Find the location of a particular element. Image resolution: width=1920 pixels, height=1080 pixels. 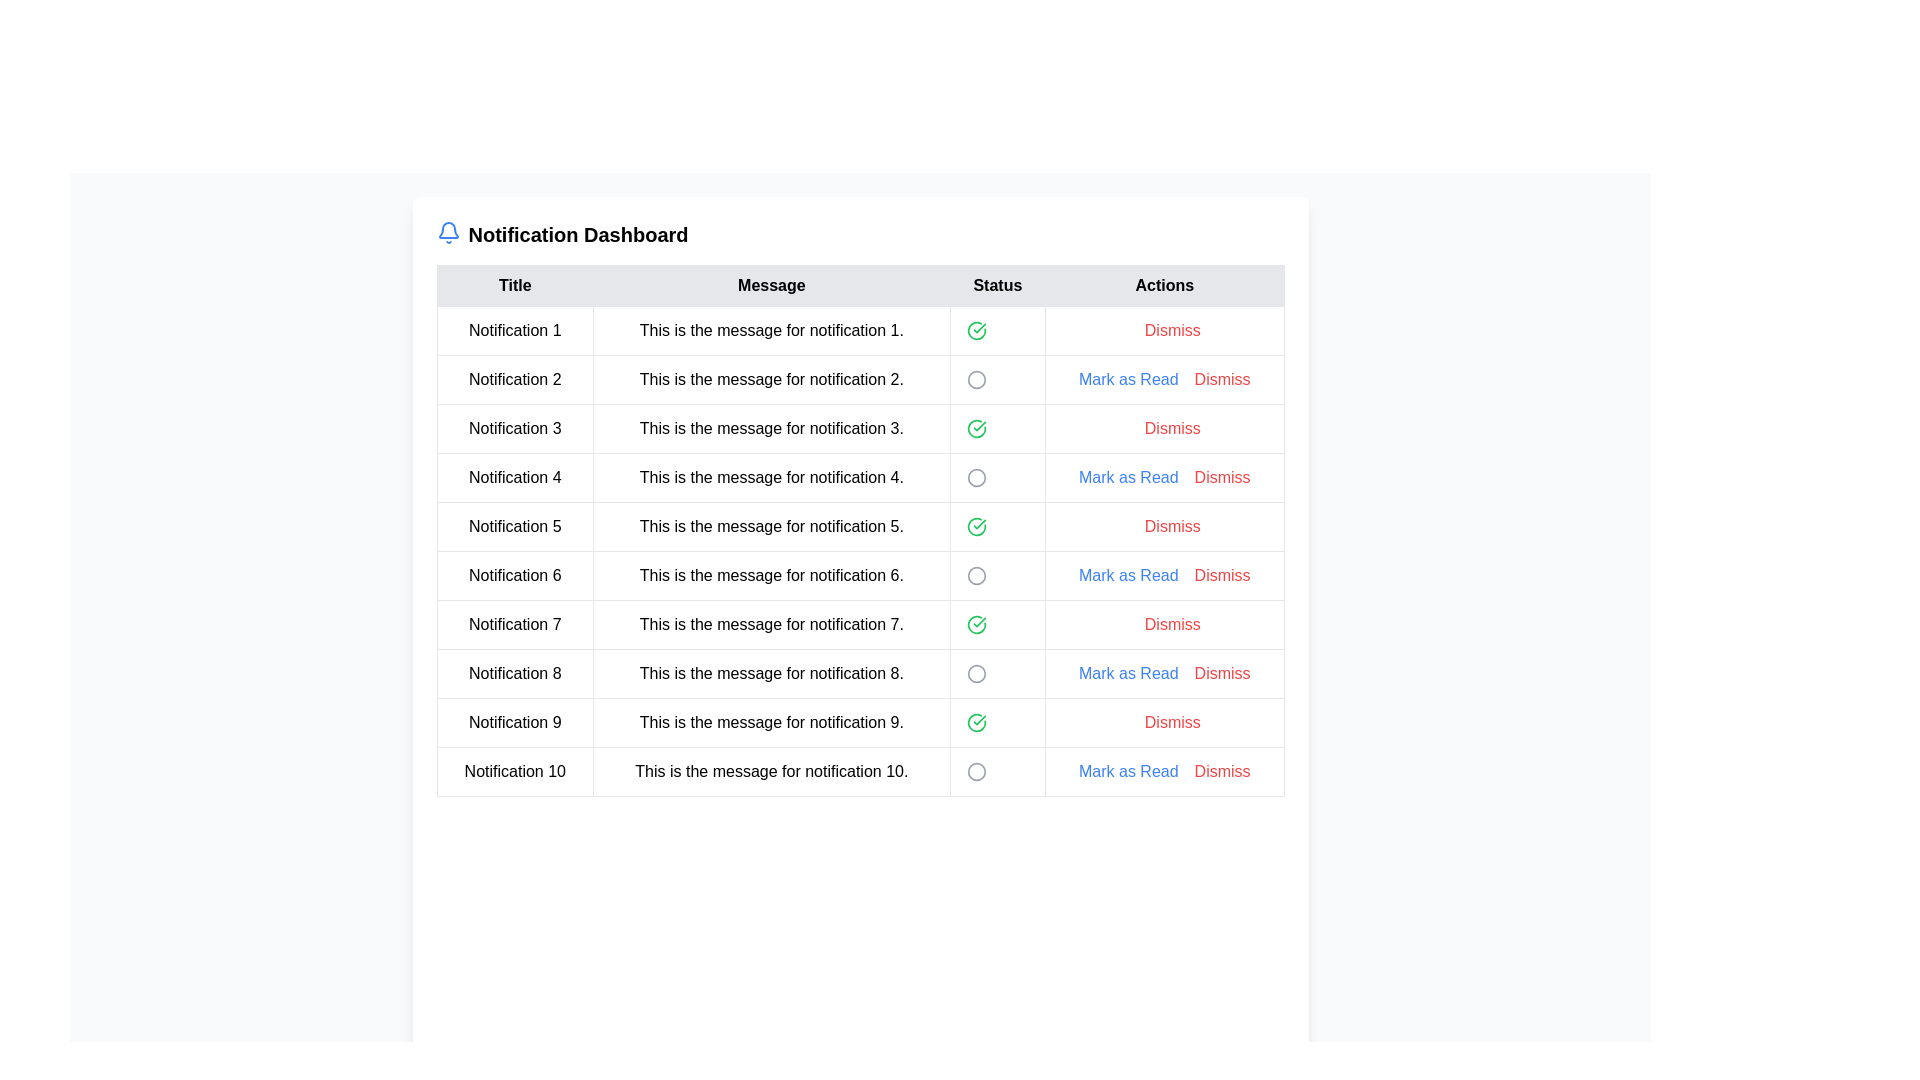

the text label displaying 'This is the message for notification 8.' located in the 'Message' column of the 'Notification 8' row in the notification table is located at coordinates (770, 674).